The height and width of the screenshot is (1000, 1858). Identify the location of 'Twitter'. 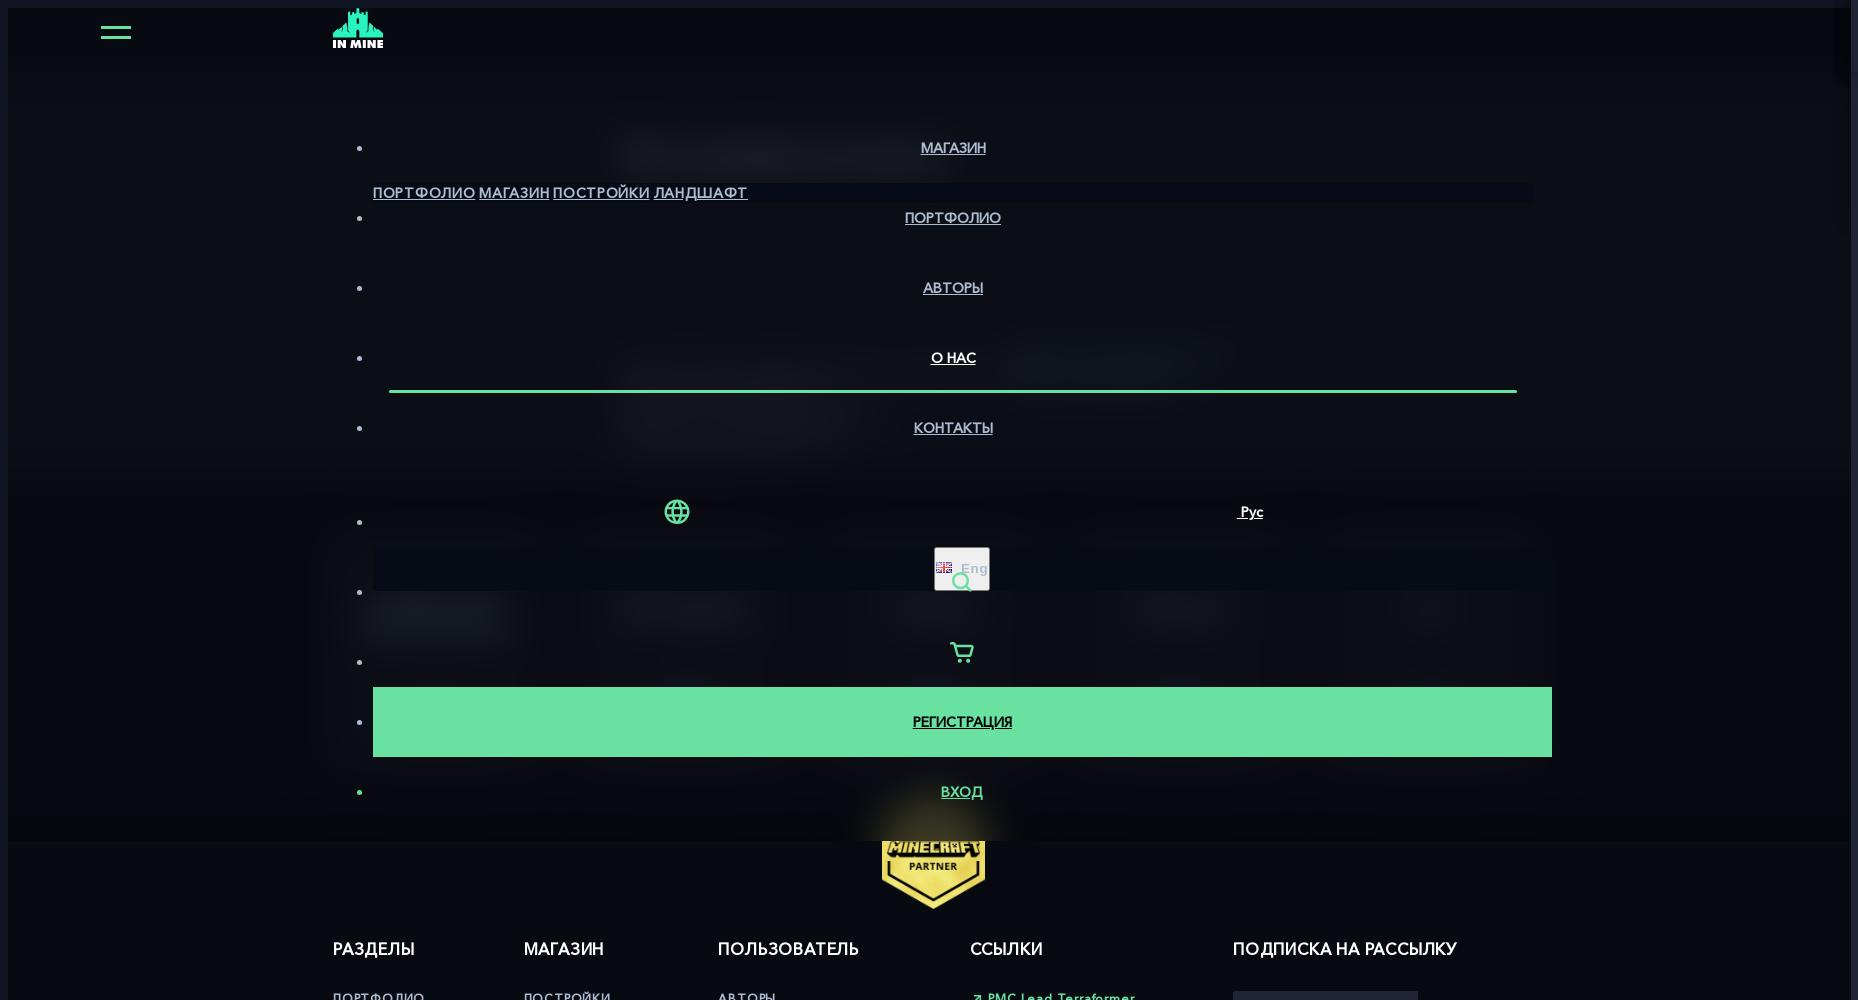
(931, 604).